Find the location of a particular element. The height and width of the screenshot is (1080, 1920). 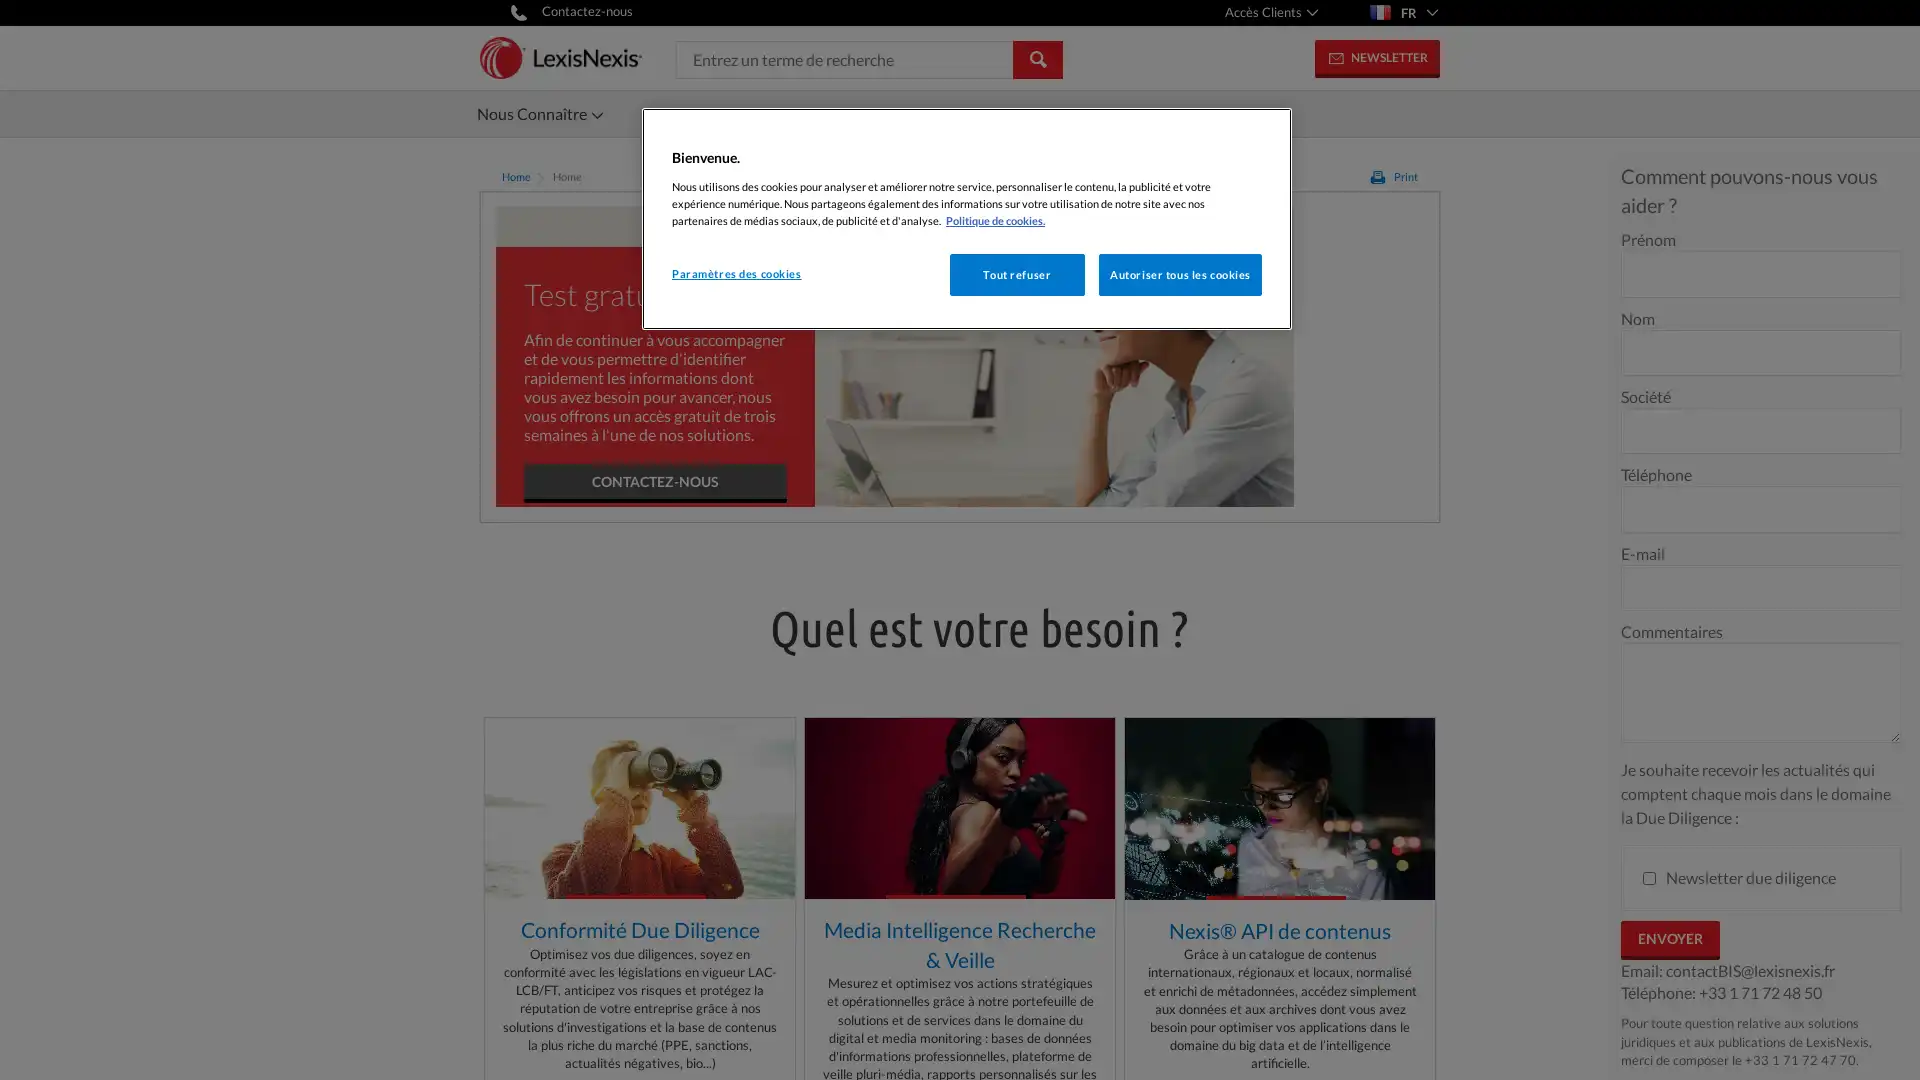

Rechercher is located at coordinates (1037, 57).